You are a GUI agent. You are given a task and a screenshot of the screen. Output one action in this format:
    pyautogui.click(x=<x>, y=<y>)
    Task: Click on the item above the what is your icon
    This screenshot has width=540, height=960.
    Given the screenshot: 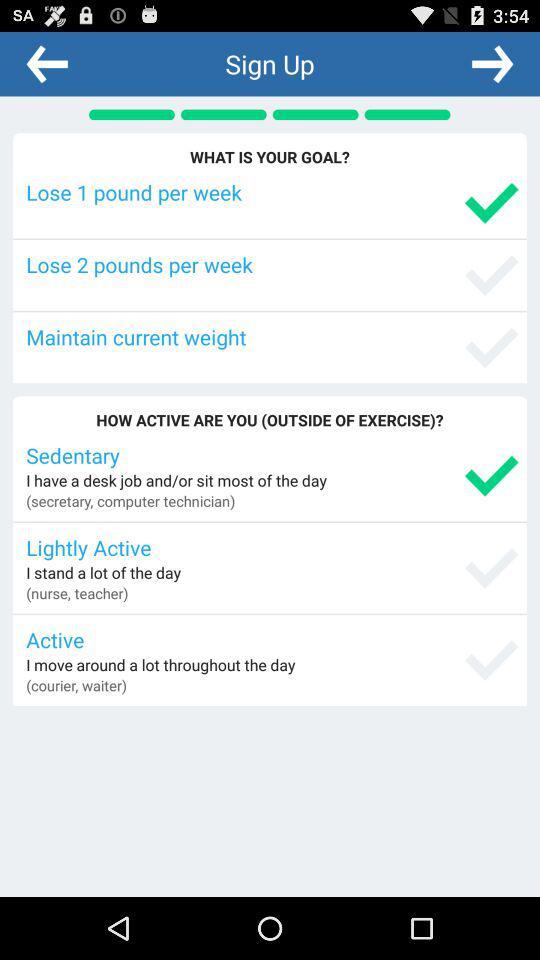 What is the action you would take?
    pyautogui.click(x=491, y=63)
    